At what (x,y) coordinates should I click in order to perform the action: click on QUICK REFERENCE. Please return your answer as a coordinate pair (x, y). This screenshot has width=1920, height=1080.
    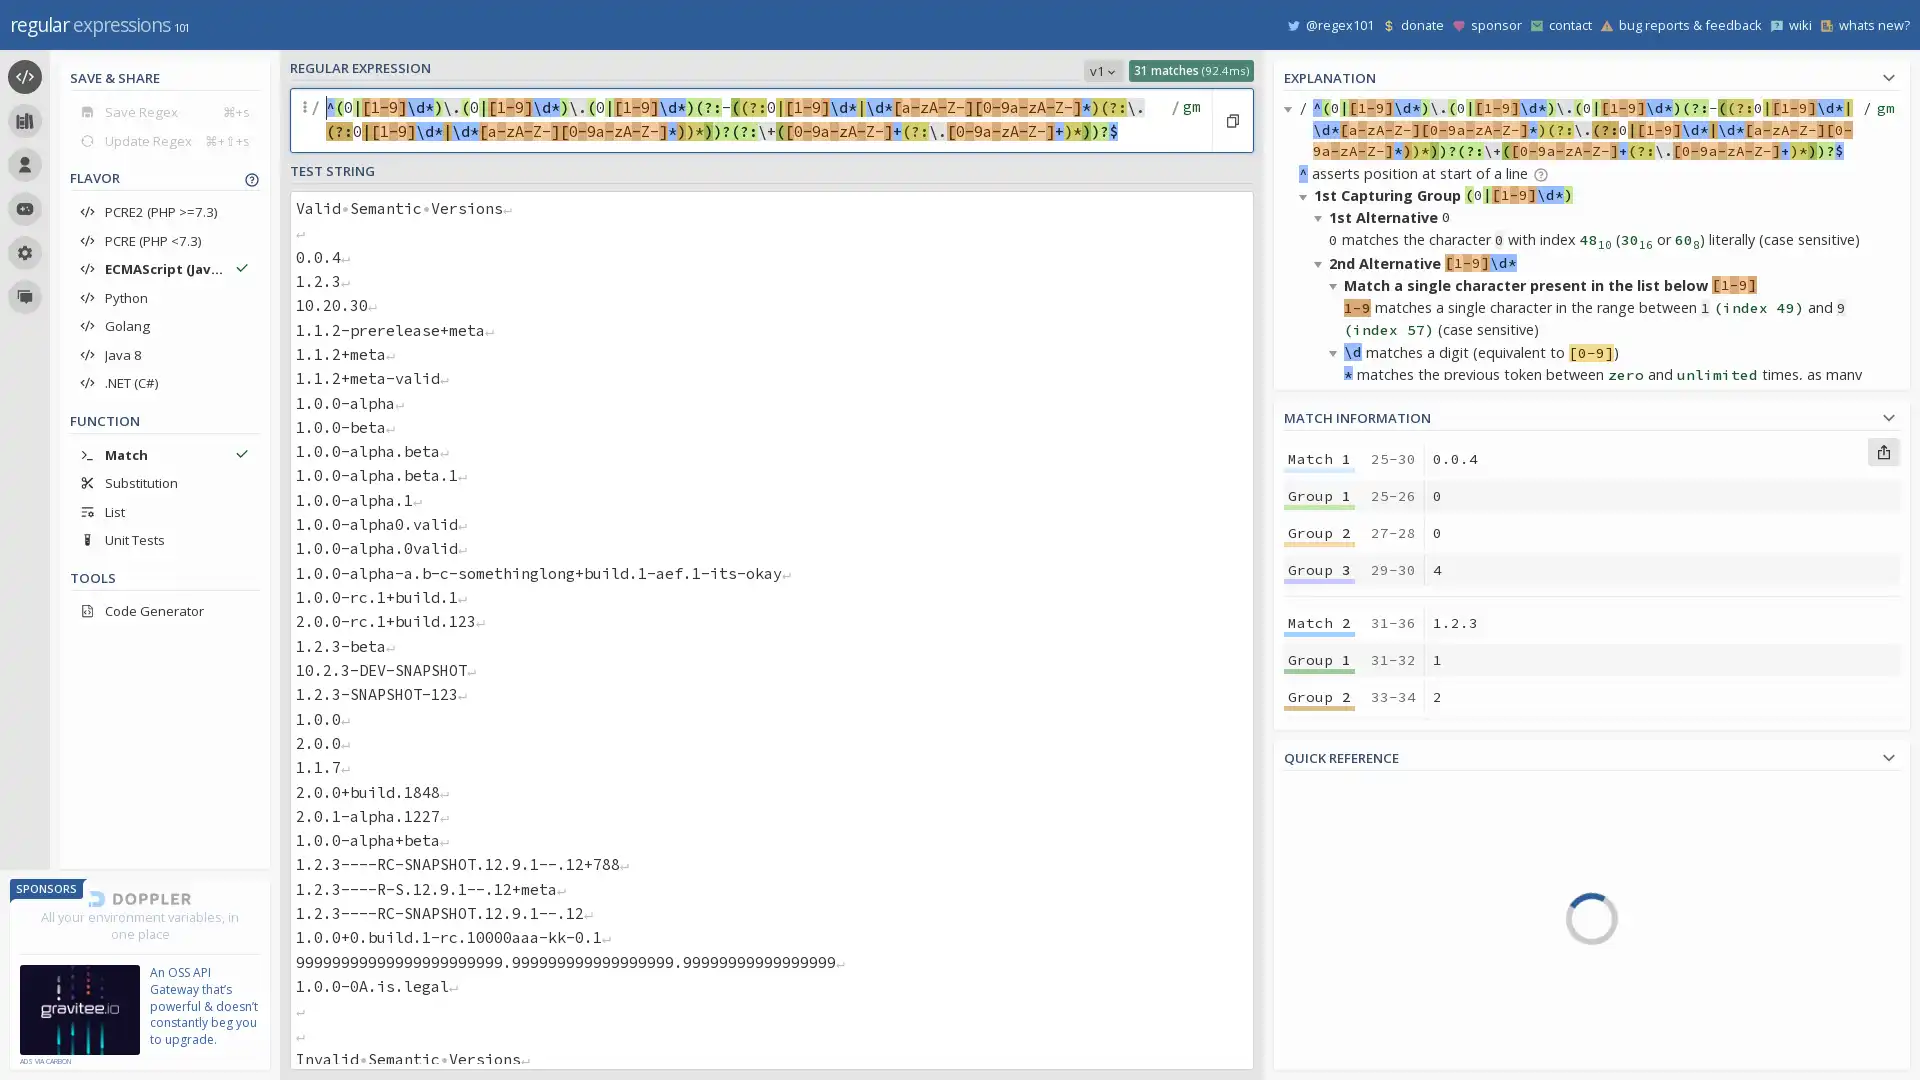
    Looking at the image, I should click on (1591, 755).